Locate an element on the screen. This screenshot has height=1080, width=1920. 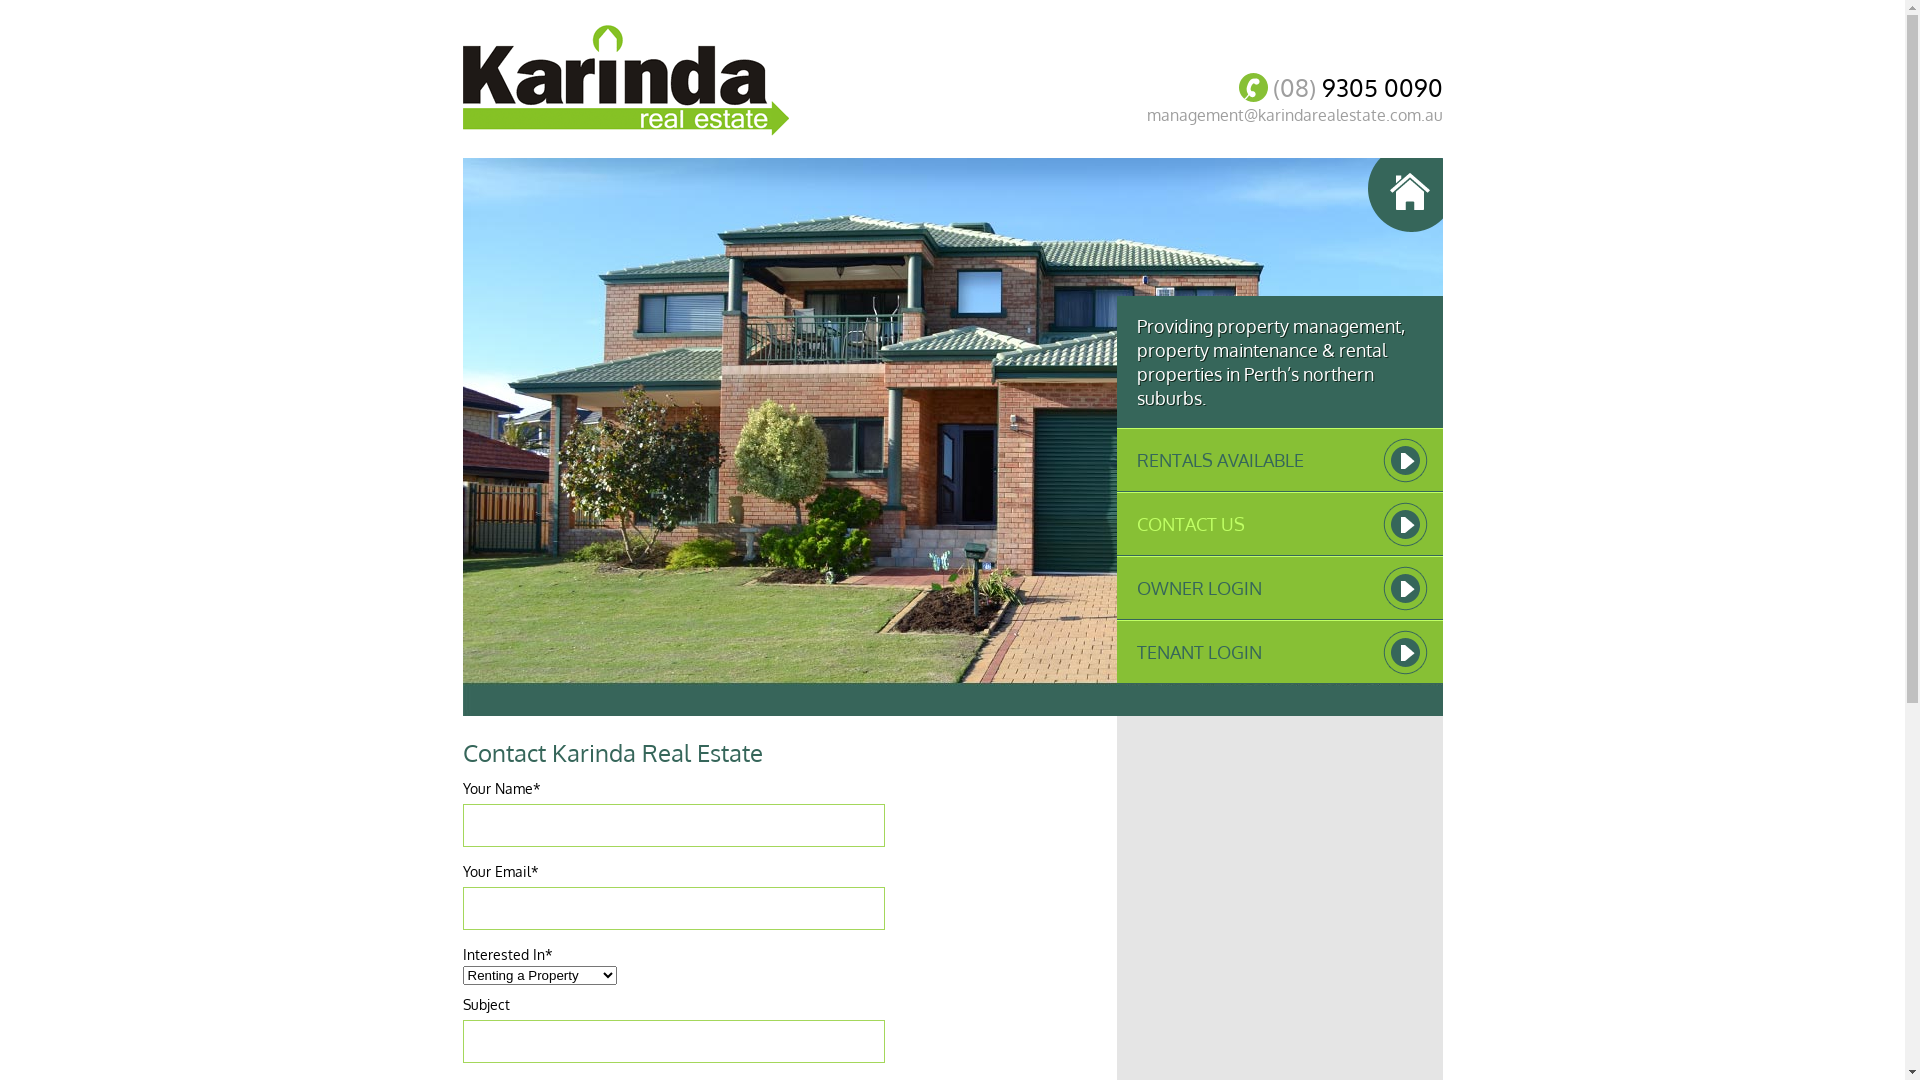
'TENANT LOGIN' is located at coordinates (1277, 651).